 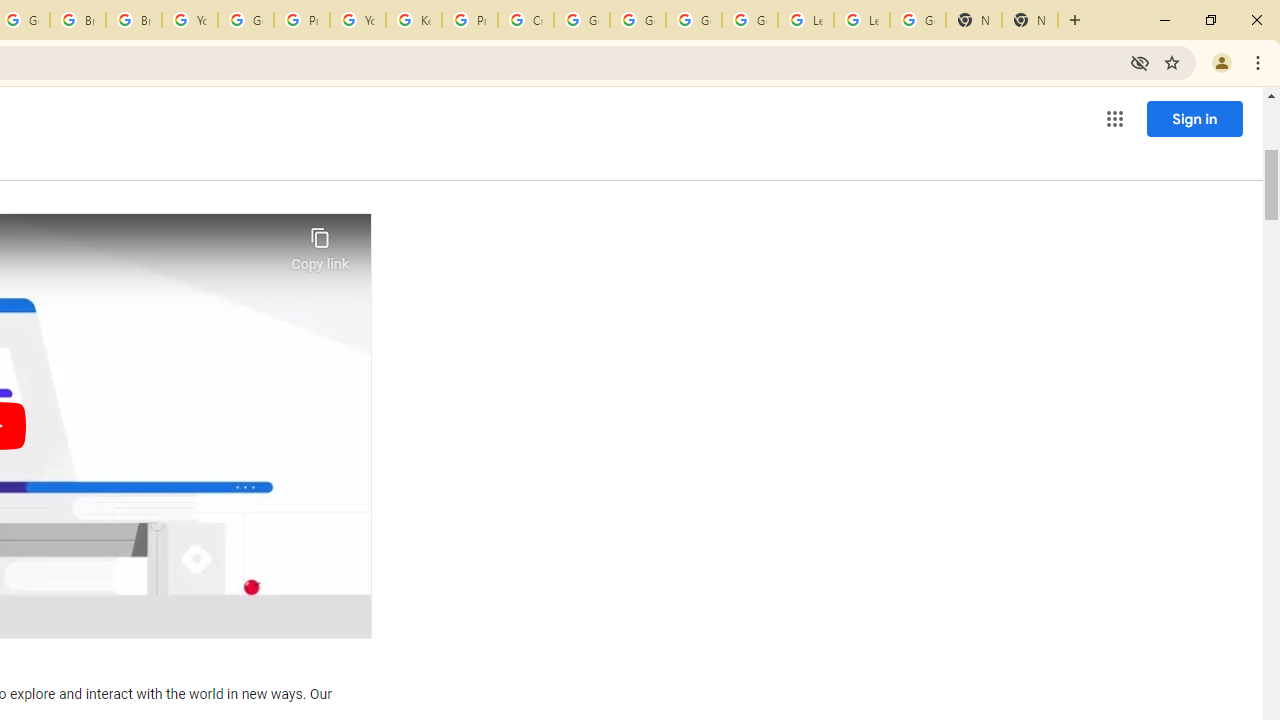 What do you see at coordinates (749, 20) in the screenshot?
I see `'Google Account Help'` at bounding box center [749, 20].